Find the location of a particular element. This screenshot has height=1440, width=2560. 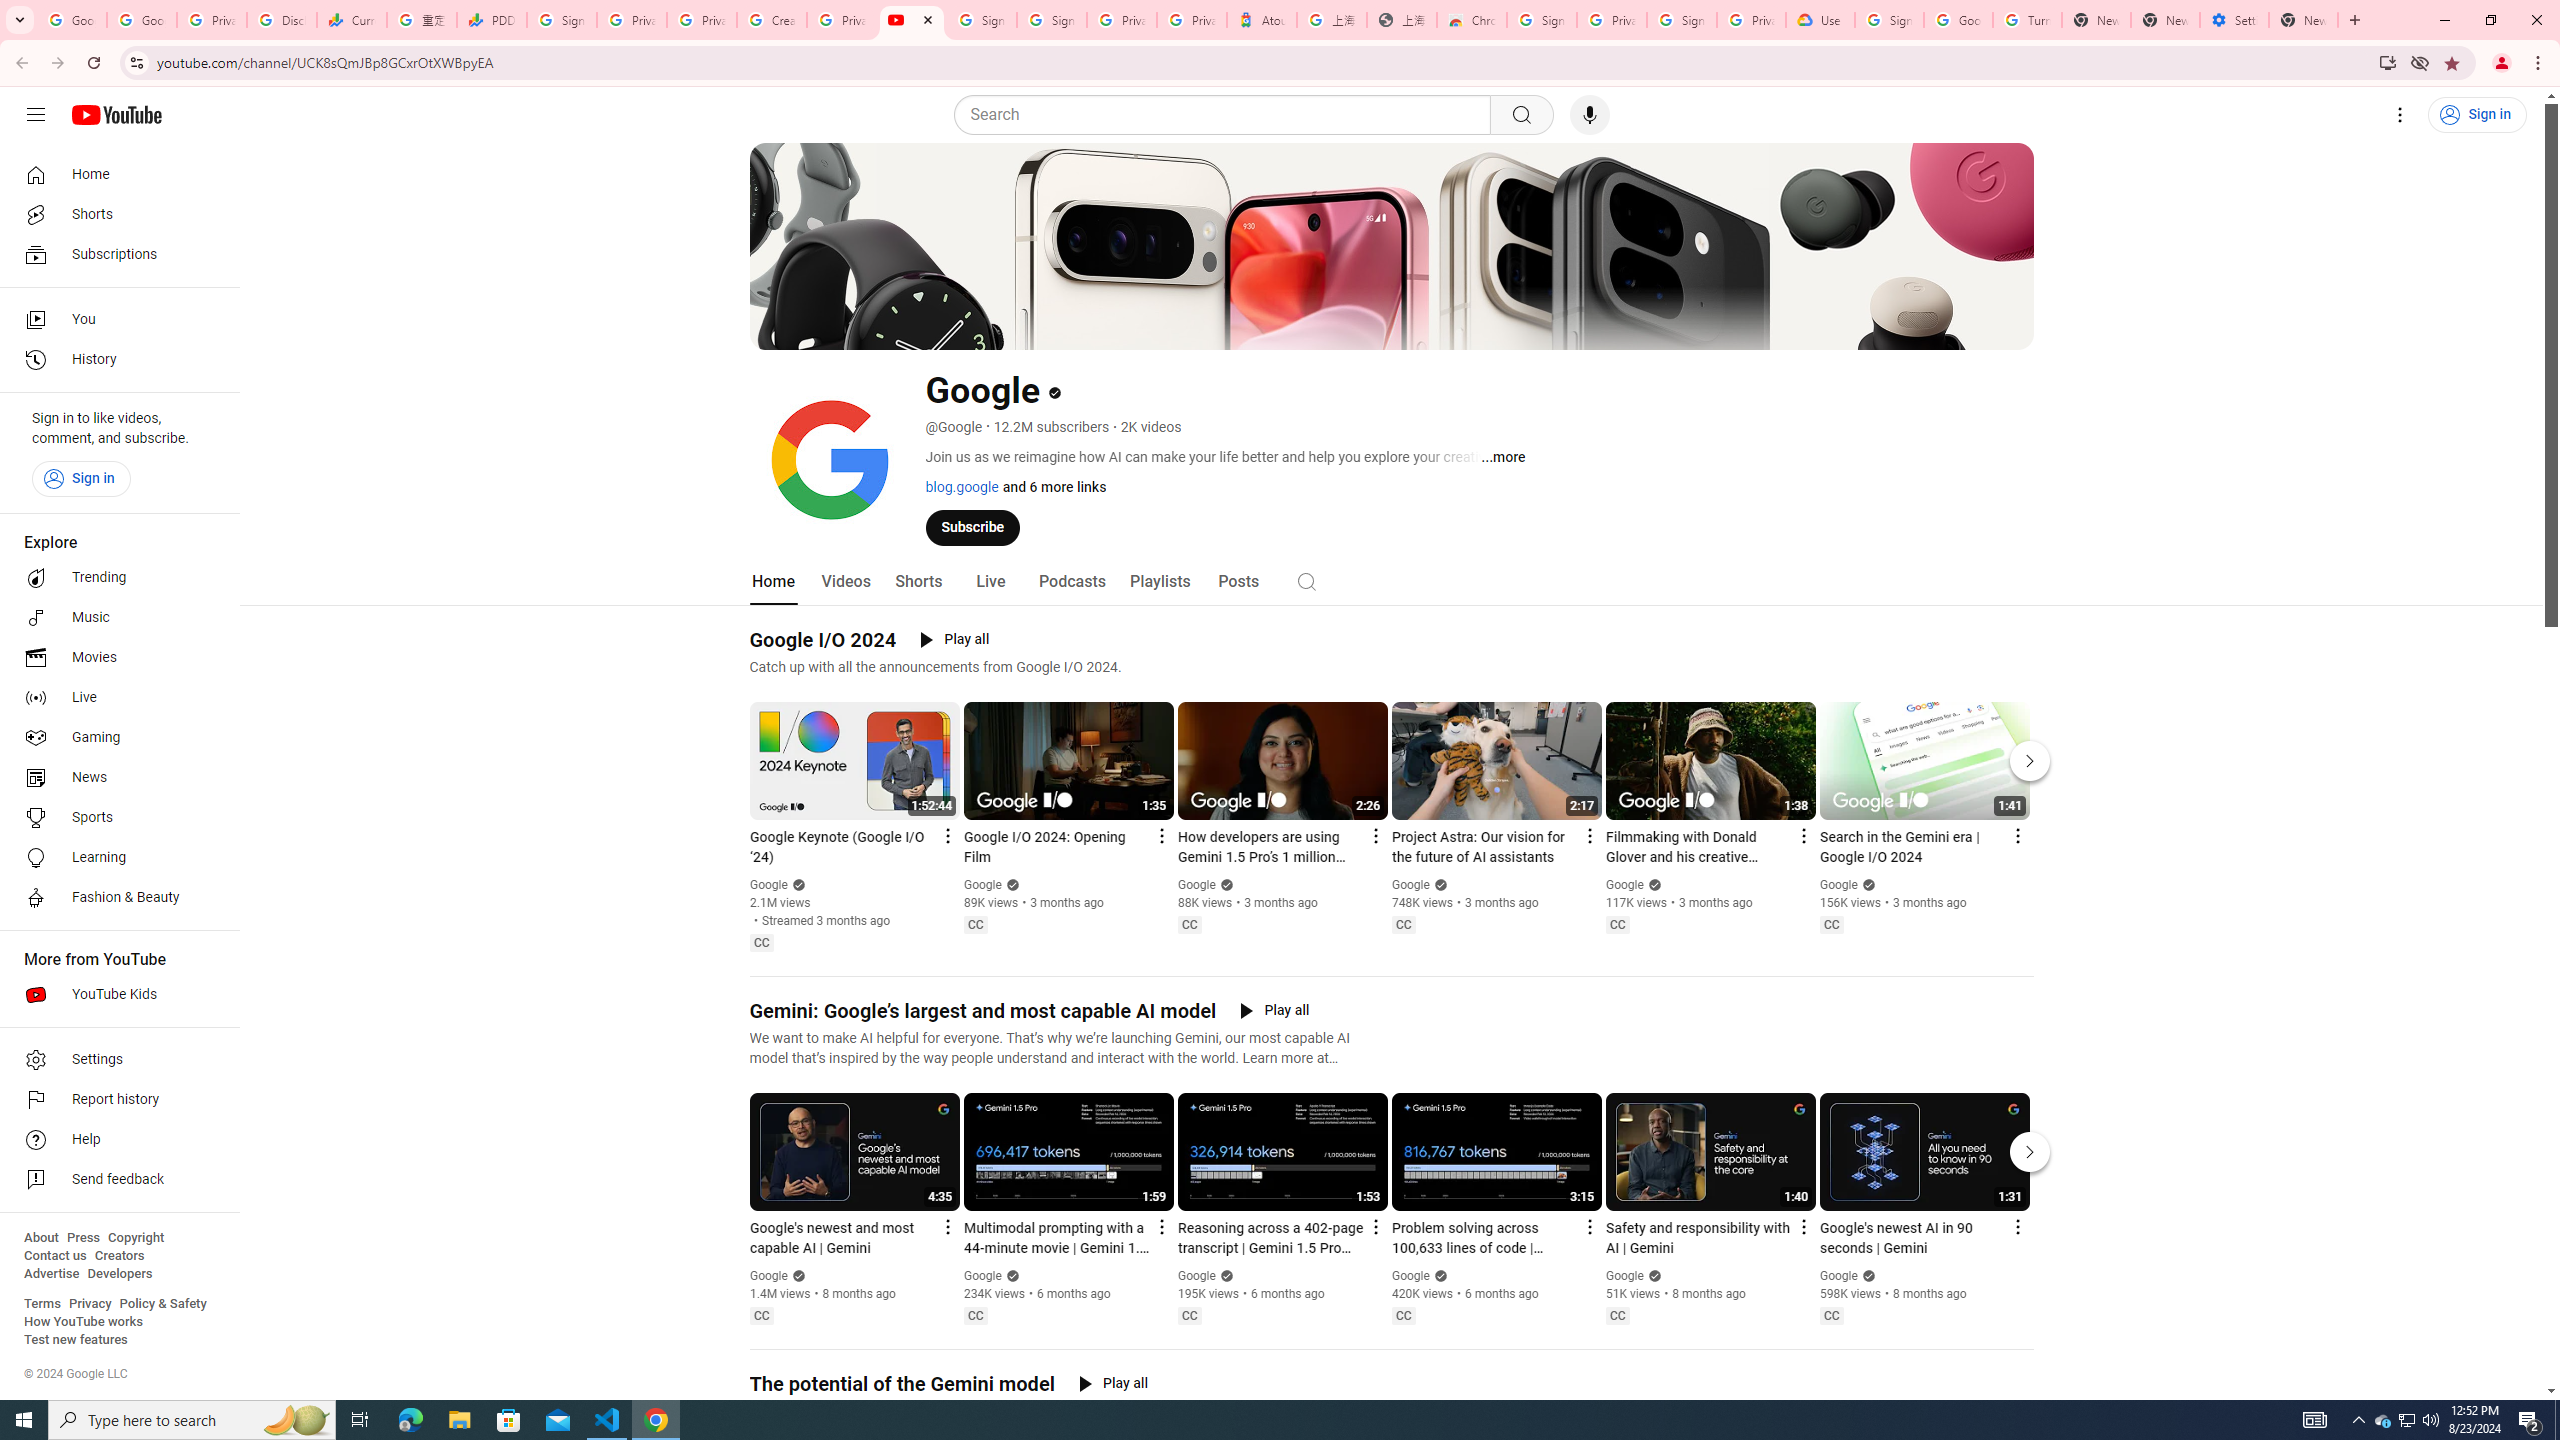

'Atour Hotel - Google hotels' is located at coordinates (1261, 19).